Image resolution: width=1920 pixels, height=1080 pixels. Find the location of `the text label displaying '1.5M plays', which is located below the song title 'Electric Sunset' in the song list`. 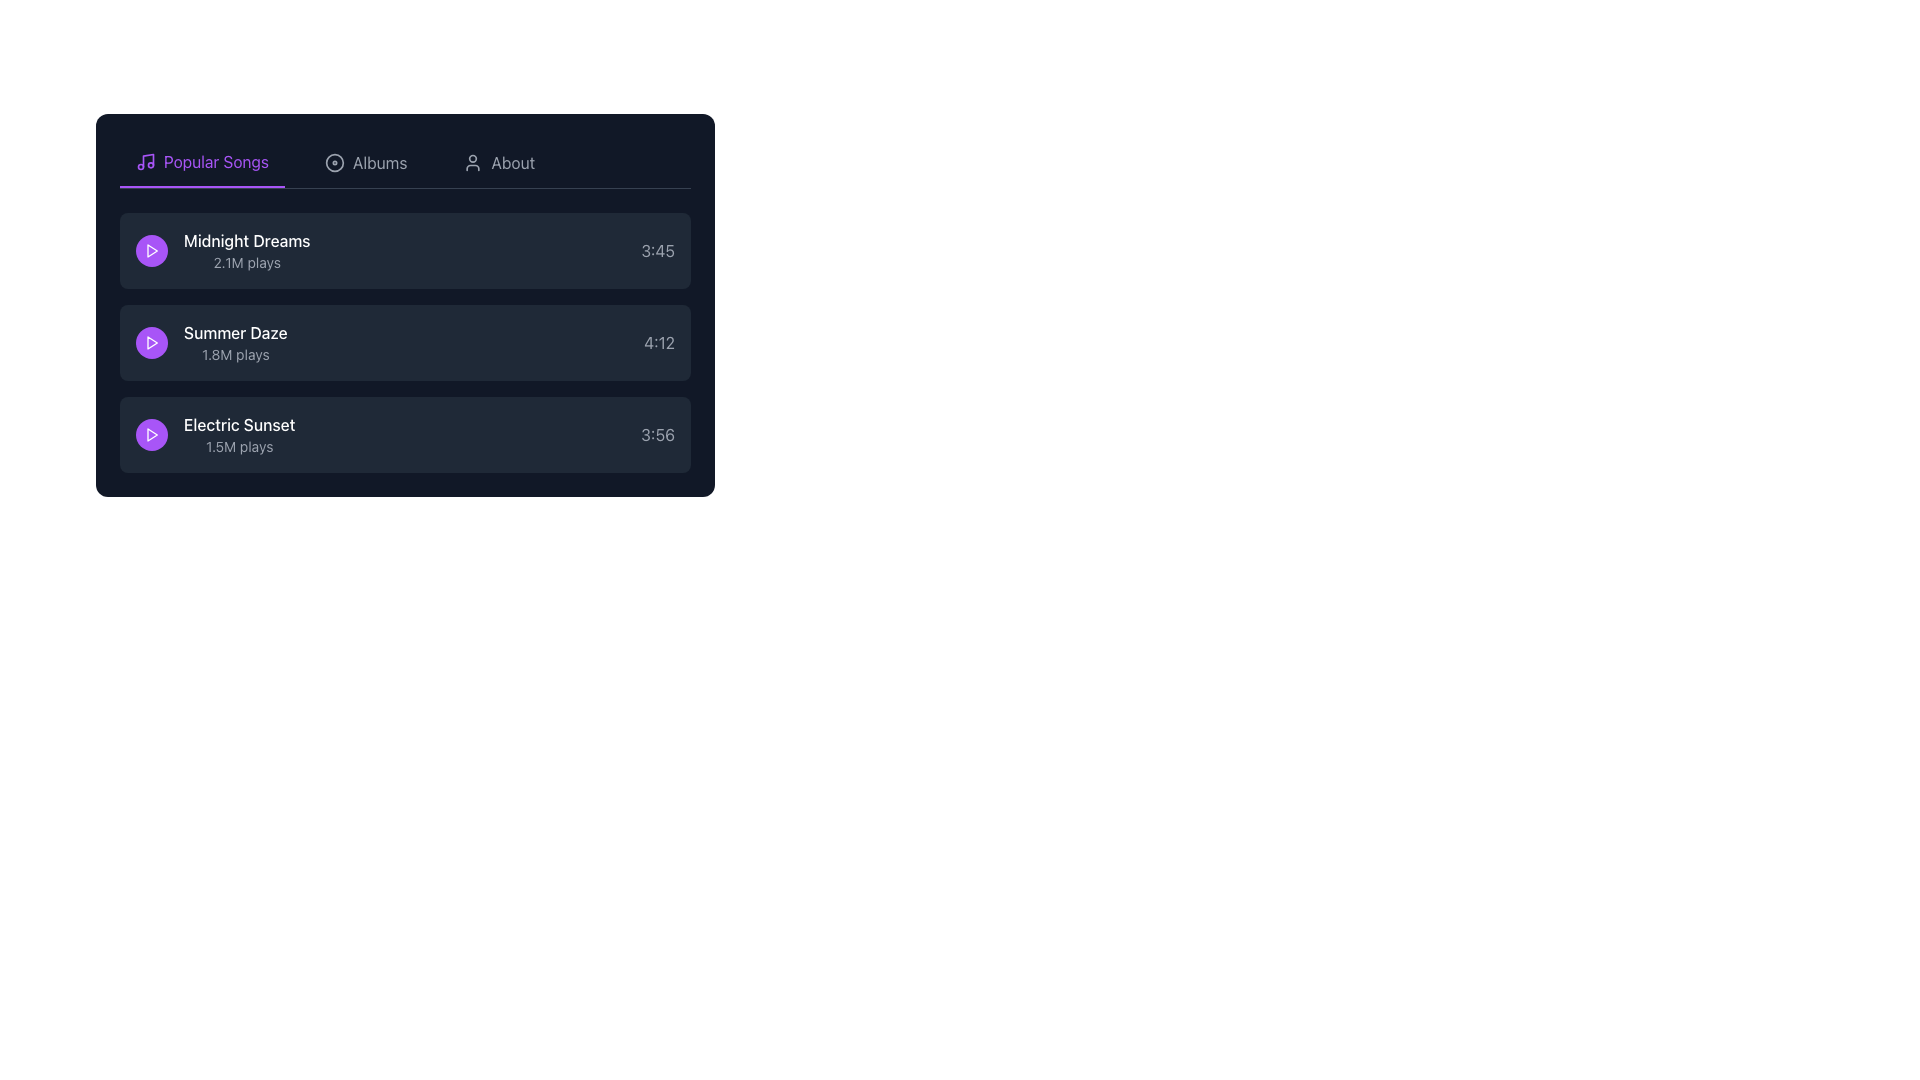

the text label displaying '1.5M plays', which is located below the song title 'Electric Sunset' in the song list is located at coordinates (239, 446).